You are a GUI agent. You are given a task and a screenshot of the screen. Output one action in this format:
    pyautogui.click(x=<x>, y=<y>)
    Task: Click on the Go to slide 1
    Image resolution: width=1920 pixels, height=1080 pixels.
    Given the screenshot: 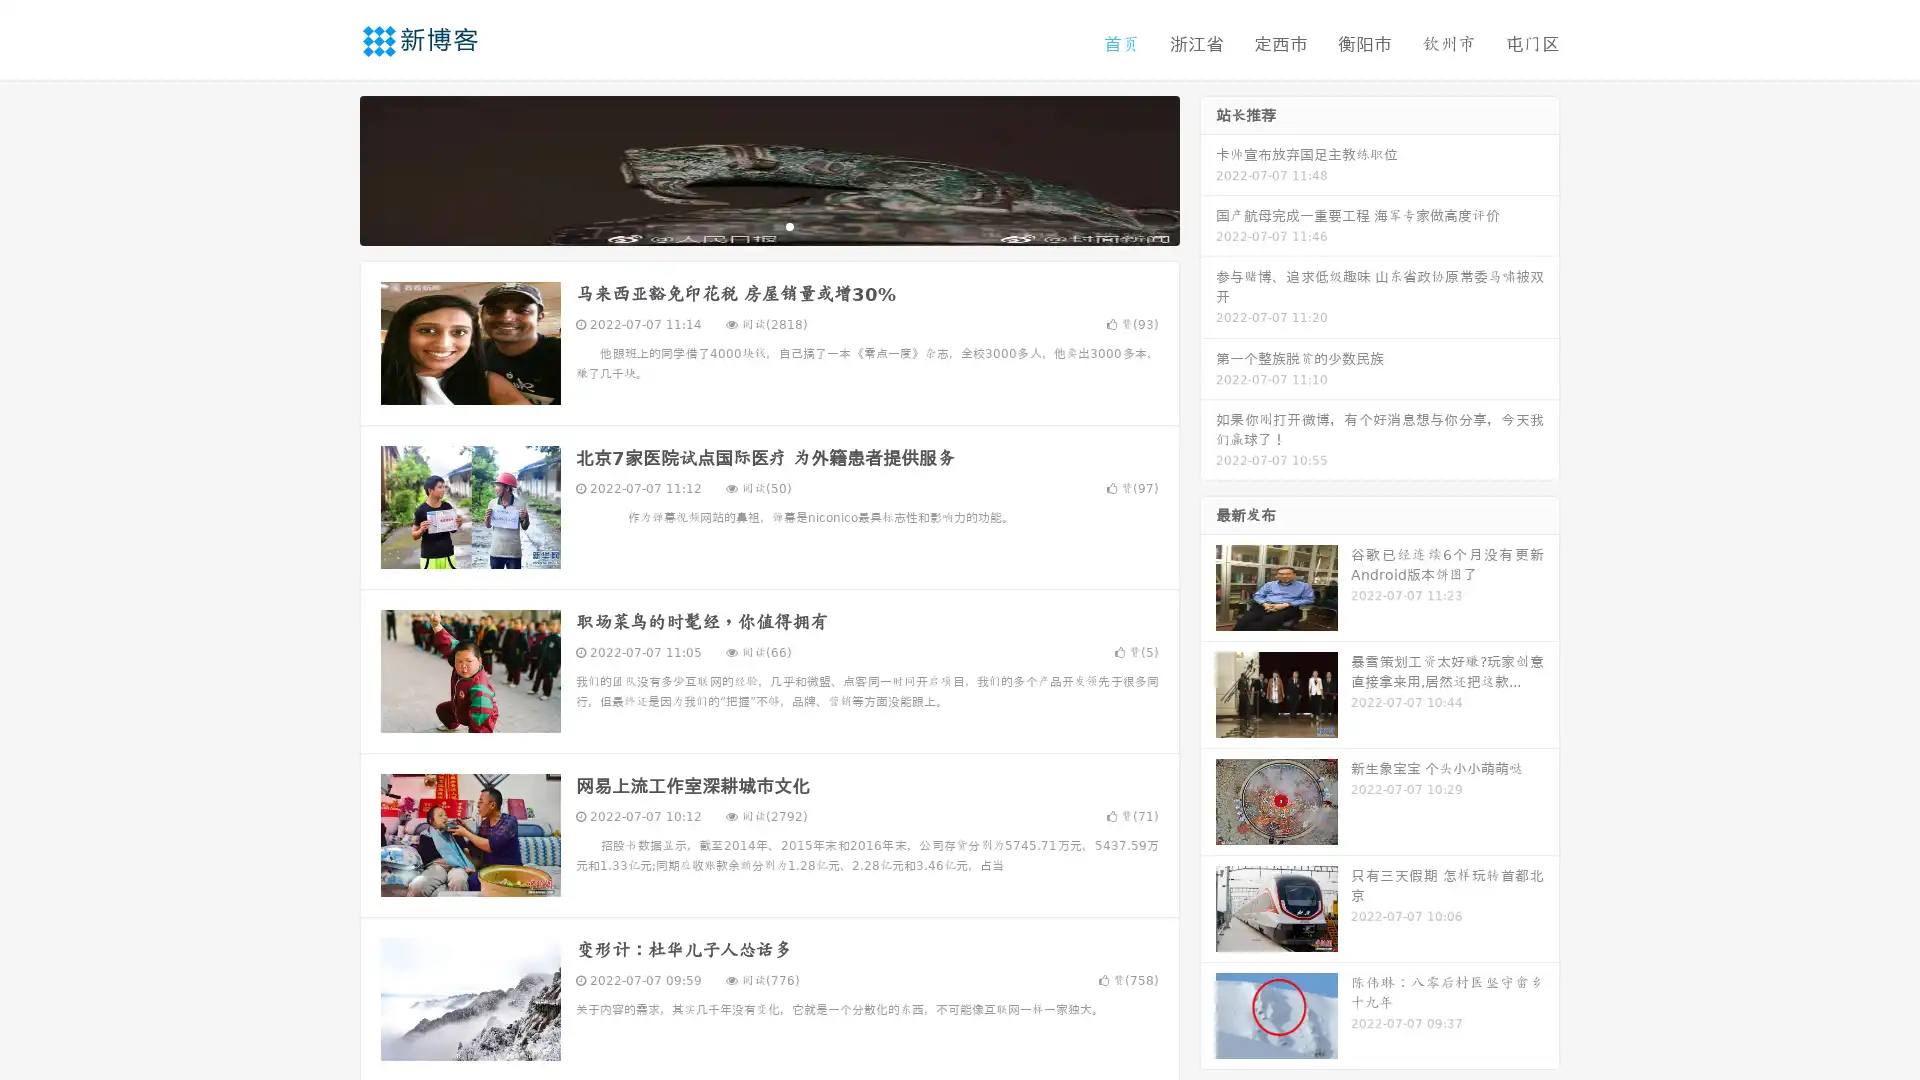 What is the action you would take?
    pyautogui.click(x=748, y=225)
    